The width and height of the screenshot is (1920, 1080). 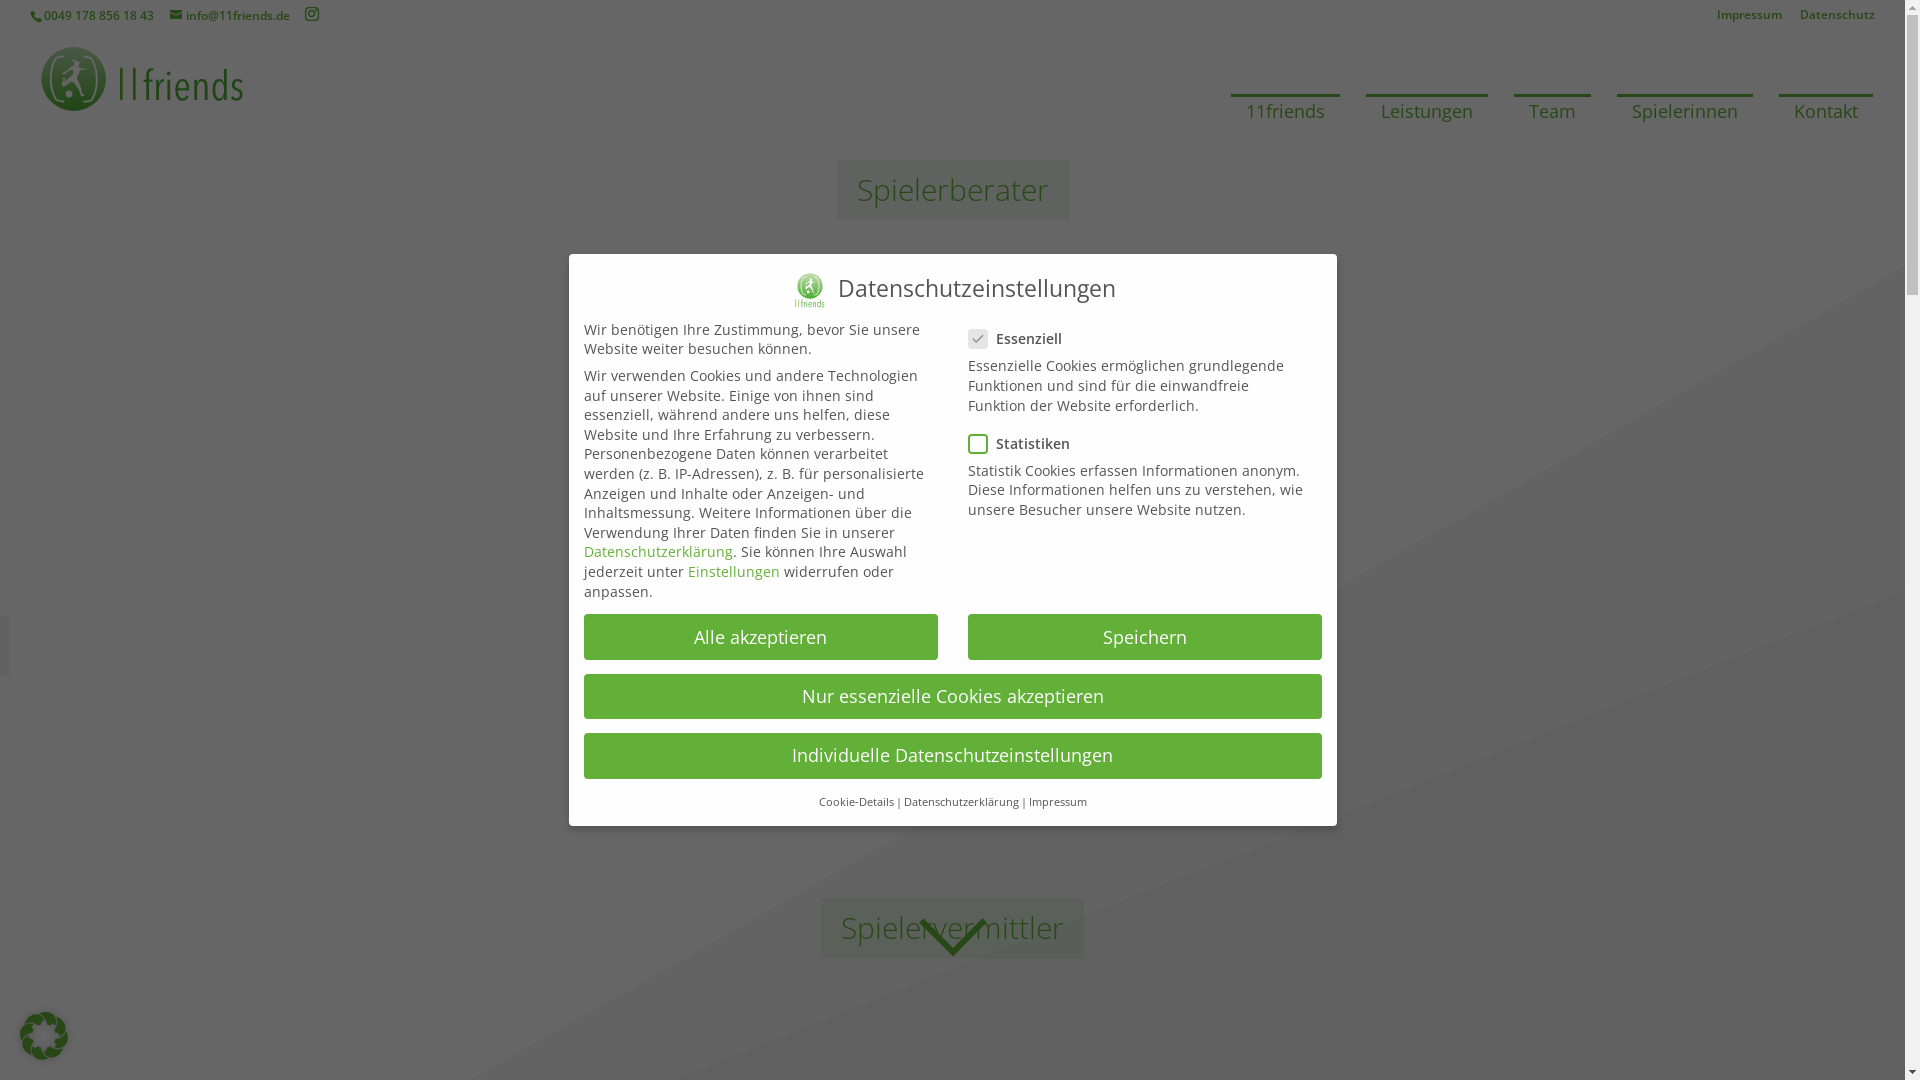 I want to click on 'Einstellungen', so click(x=687, y=571).